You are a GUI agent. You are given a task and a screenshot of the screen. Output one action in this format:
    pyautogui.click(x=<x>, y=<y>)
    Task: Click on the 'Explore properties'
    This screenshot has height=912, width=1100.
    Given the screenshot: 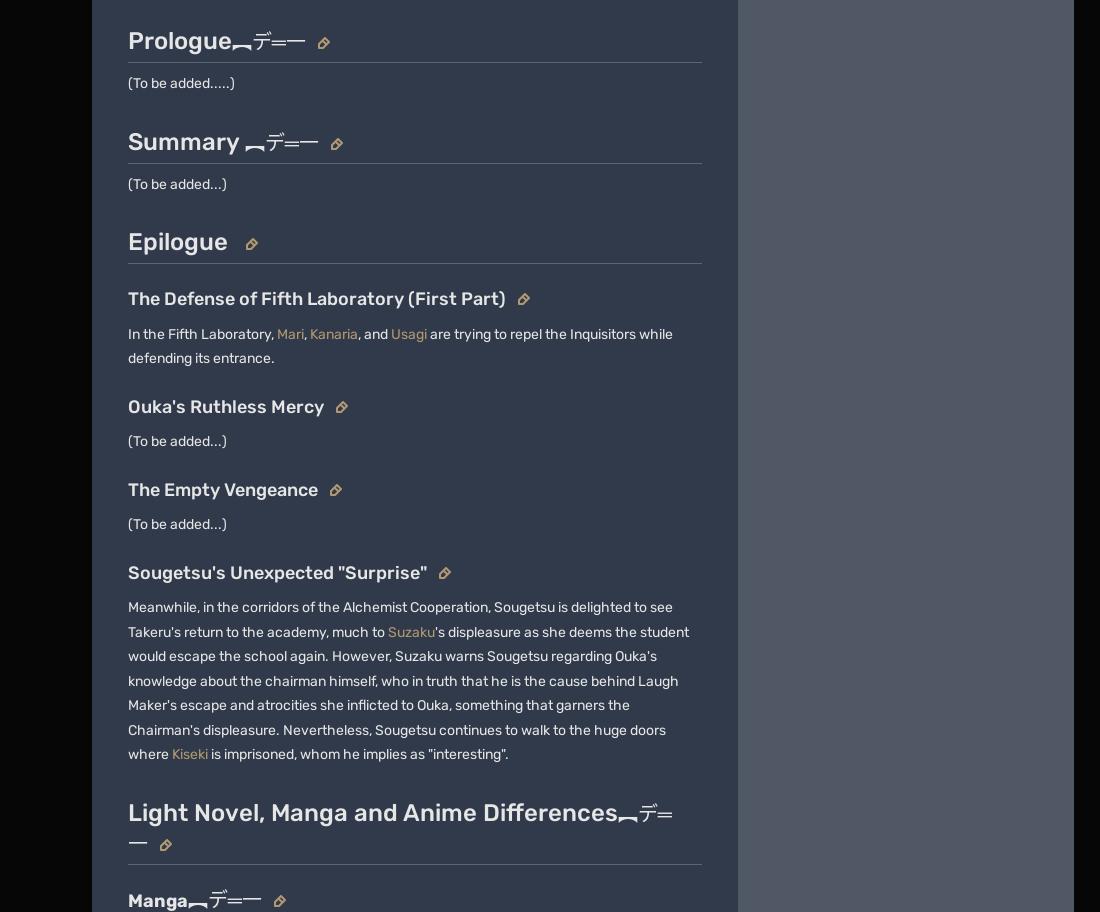 What is the action you would take?
    pyautogui.click(x=157, y=323)
    